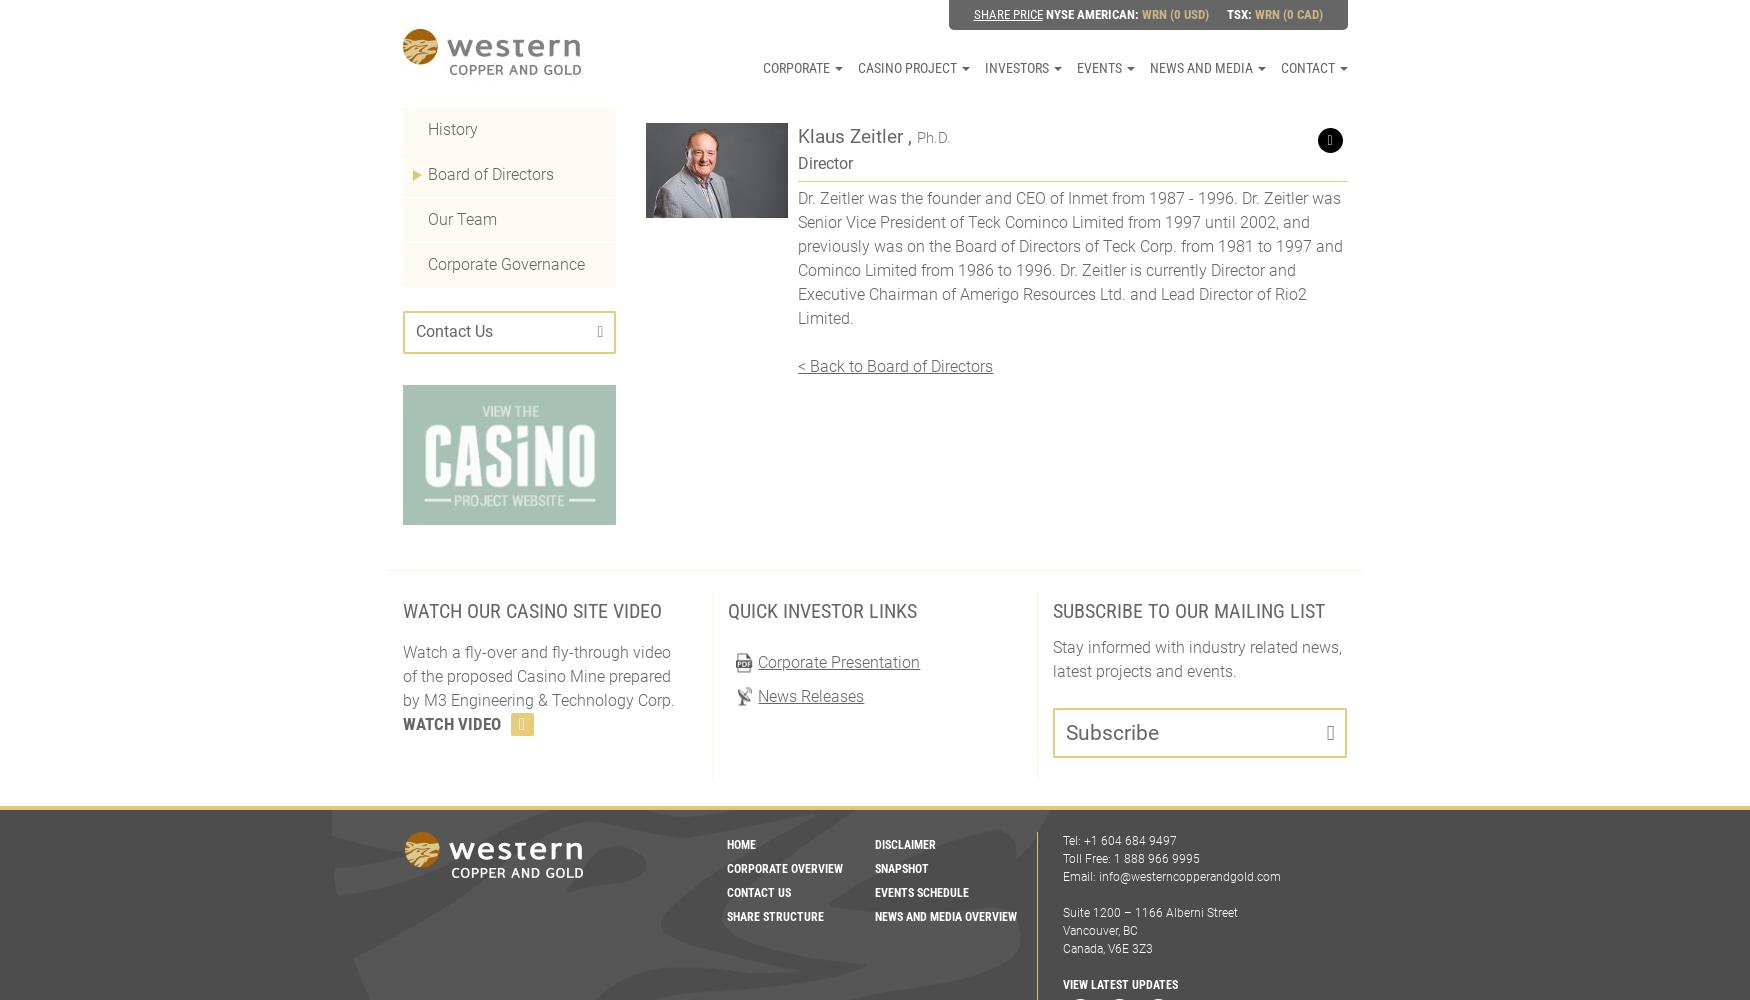 This screenshot has width=1750, height=1000. Describe the element at coordinates (984, 67) in the screenshot. I see `'Investors'` at that location.